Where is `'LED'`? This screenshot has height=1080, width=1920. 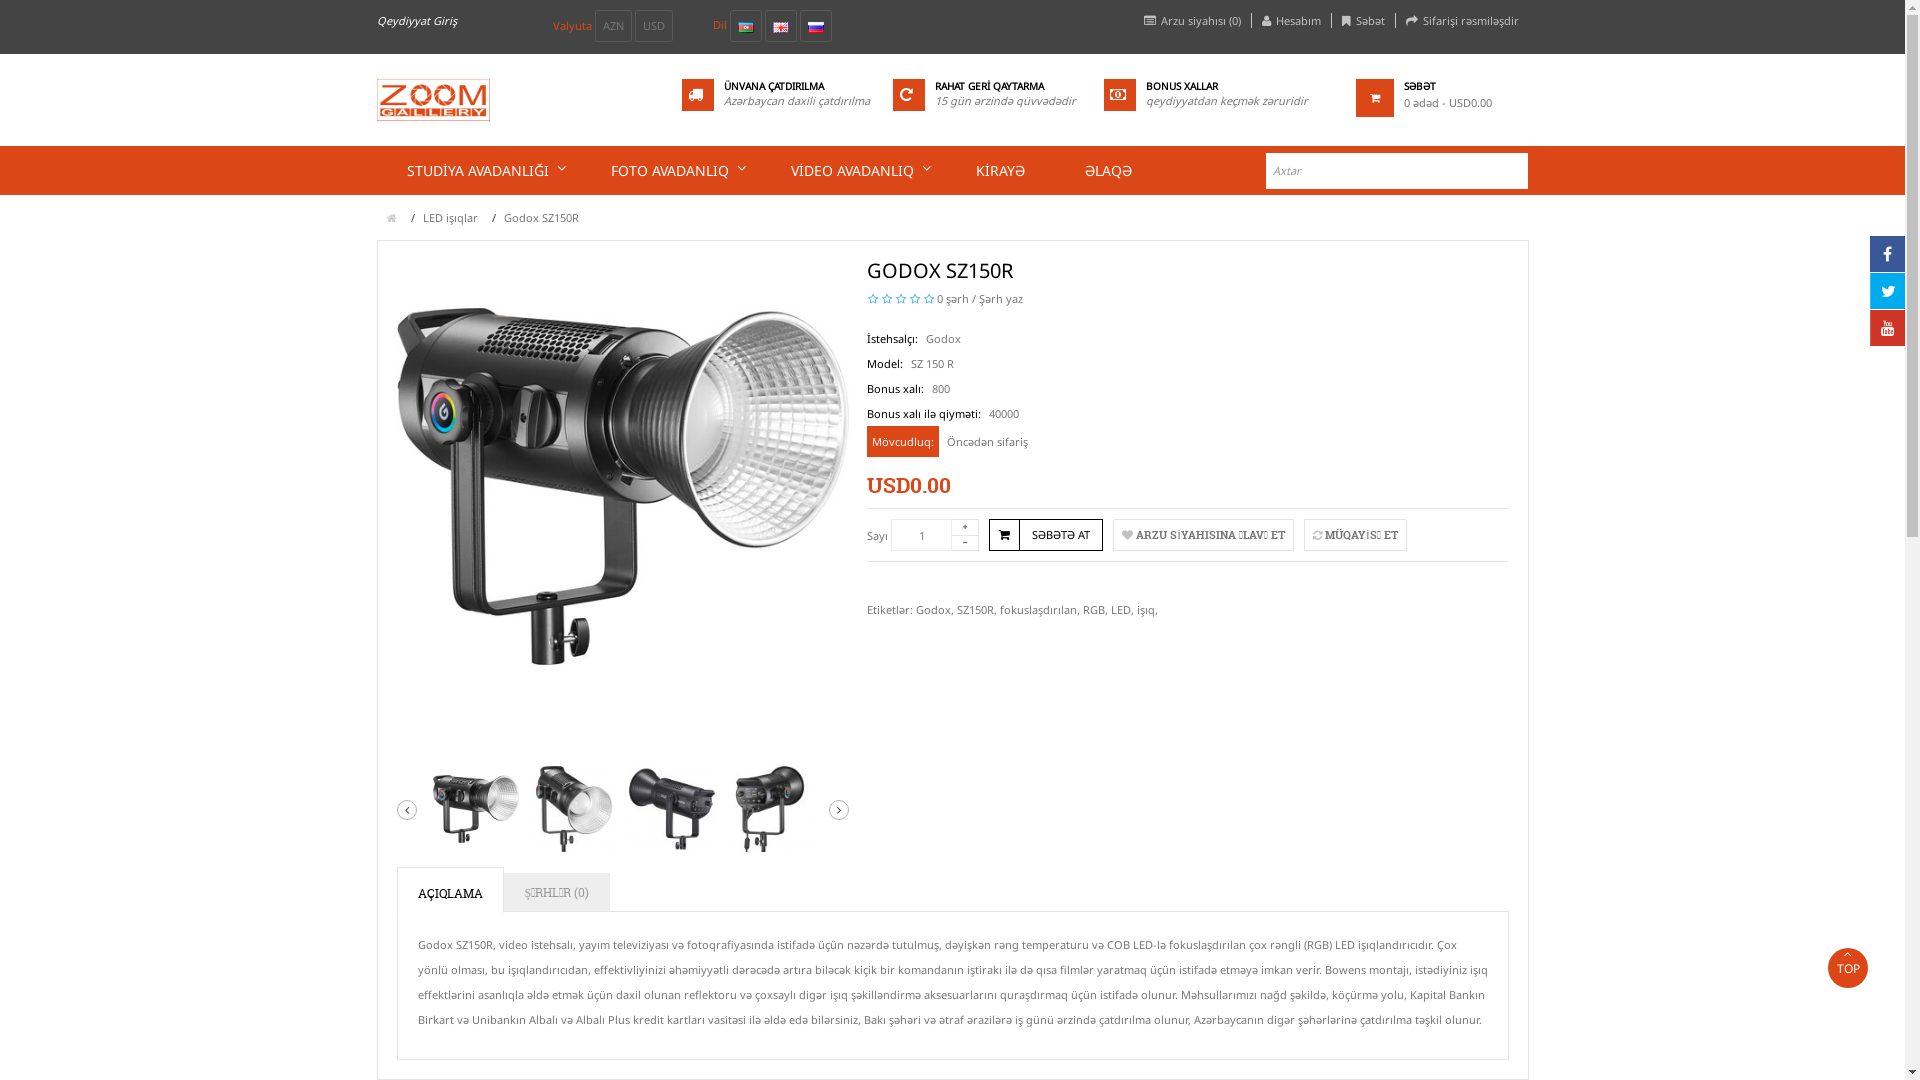
'LED' is located at coordinates (1121, 608).